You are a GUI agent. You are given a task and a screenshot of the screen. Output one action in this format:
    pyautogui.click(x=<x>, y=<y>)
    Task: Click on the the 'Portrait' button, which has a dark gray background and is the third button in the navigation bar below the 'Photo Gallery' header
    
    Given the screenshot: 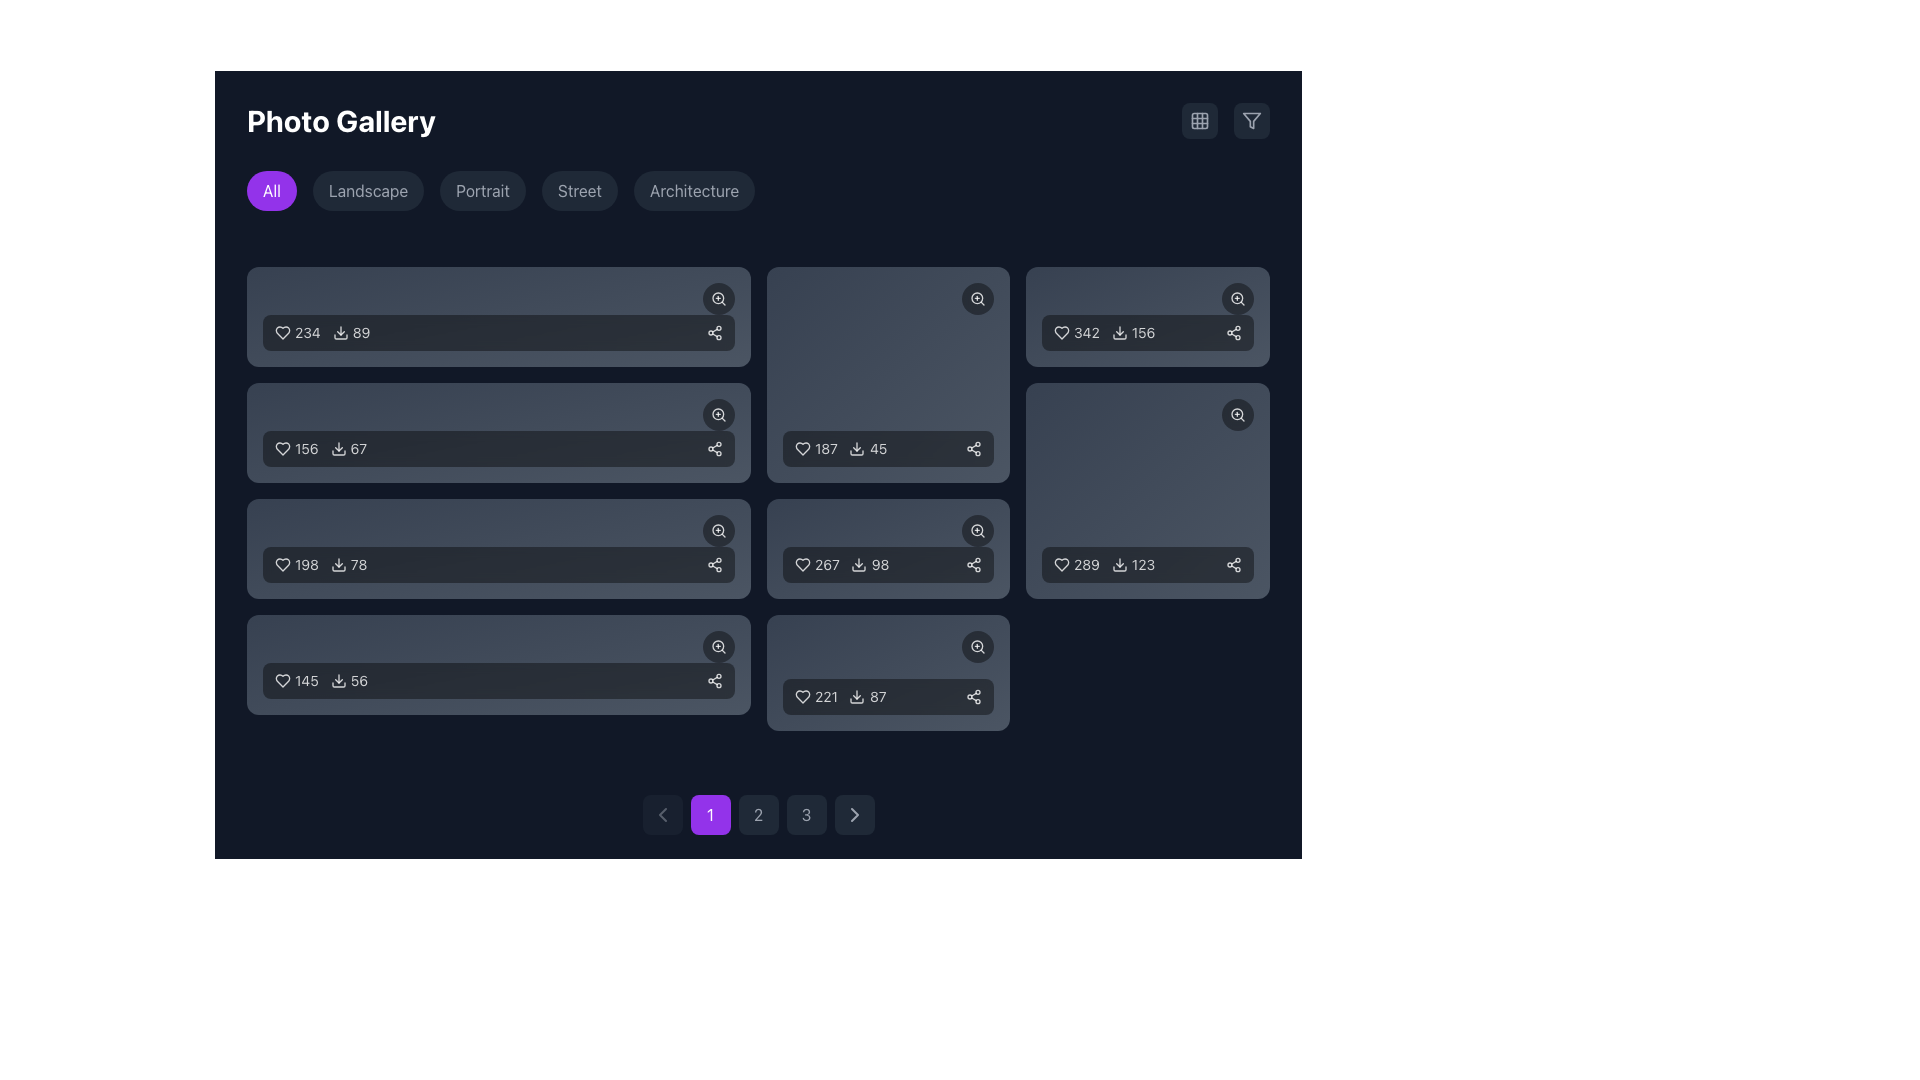 What is the action you would take?
    pyautogui.click(x=483, y=191)
    